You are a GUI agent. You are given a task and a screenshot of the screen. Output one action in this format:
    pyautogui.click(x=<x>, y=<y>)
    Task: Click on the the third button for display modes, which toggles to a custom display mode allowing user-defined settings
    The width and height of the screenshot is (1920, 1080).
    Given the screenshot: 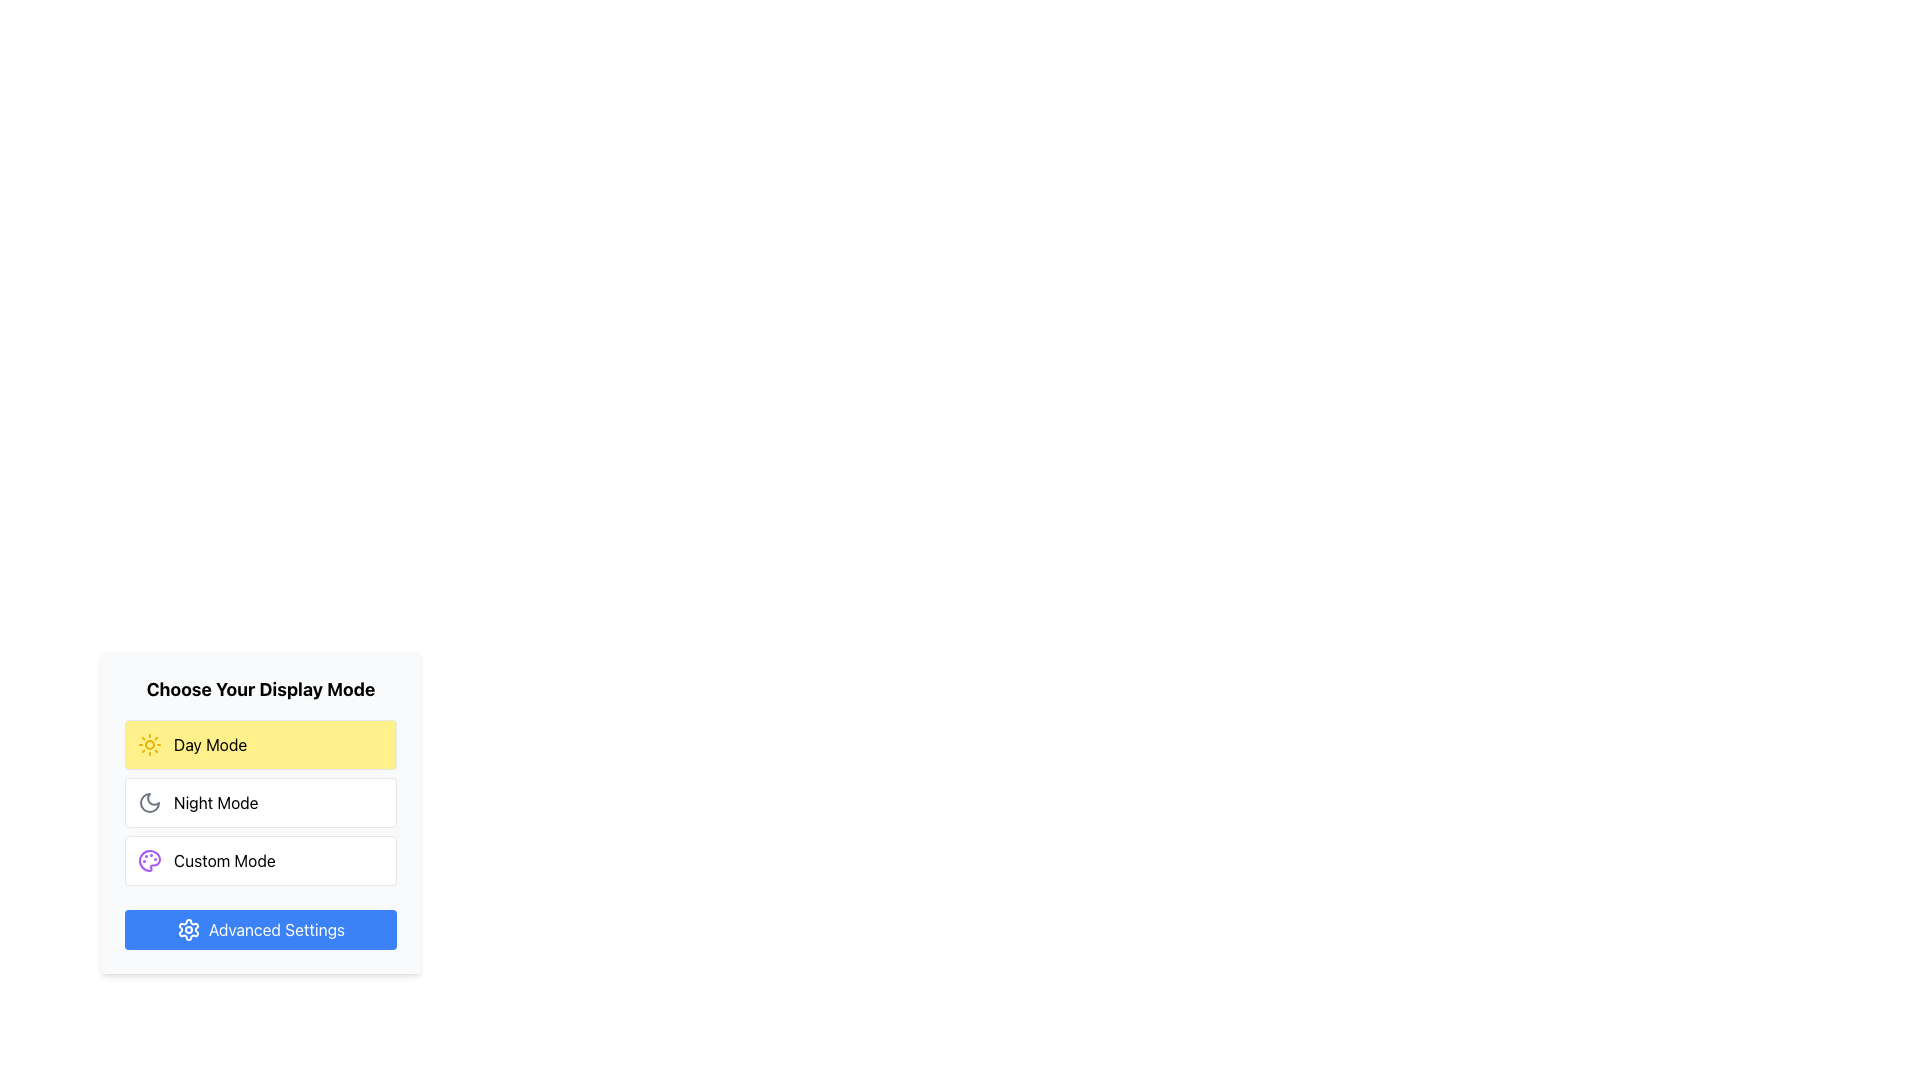 What is the action you would take?
    pyautogui.click(x=259, y=859)
    